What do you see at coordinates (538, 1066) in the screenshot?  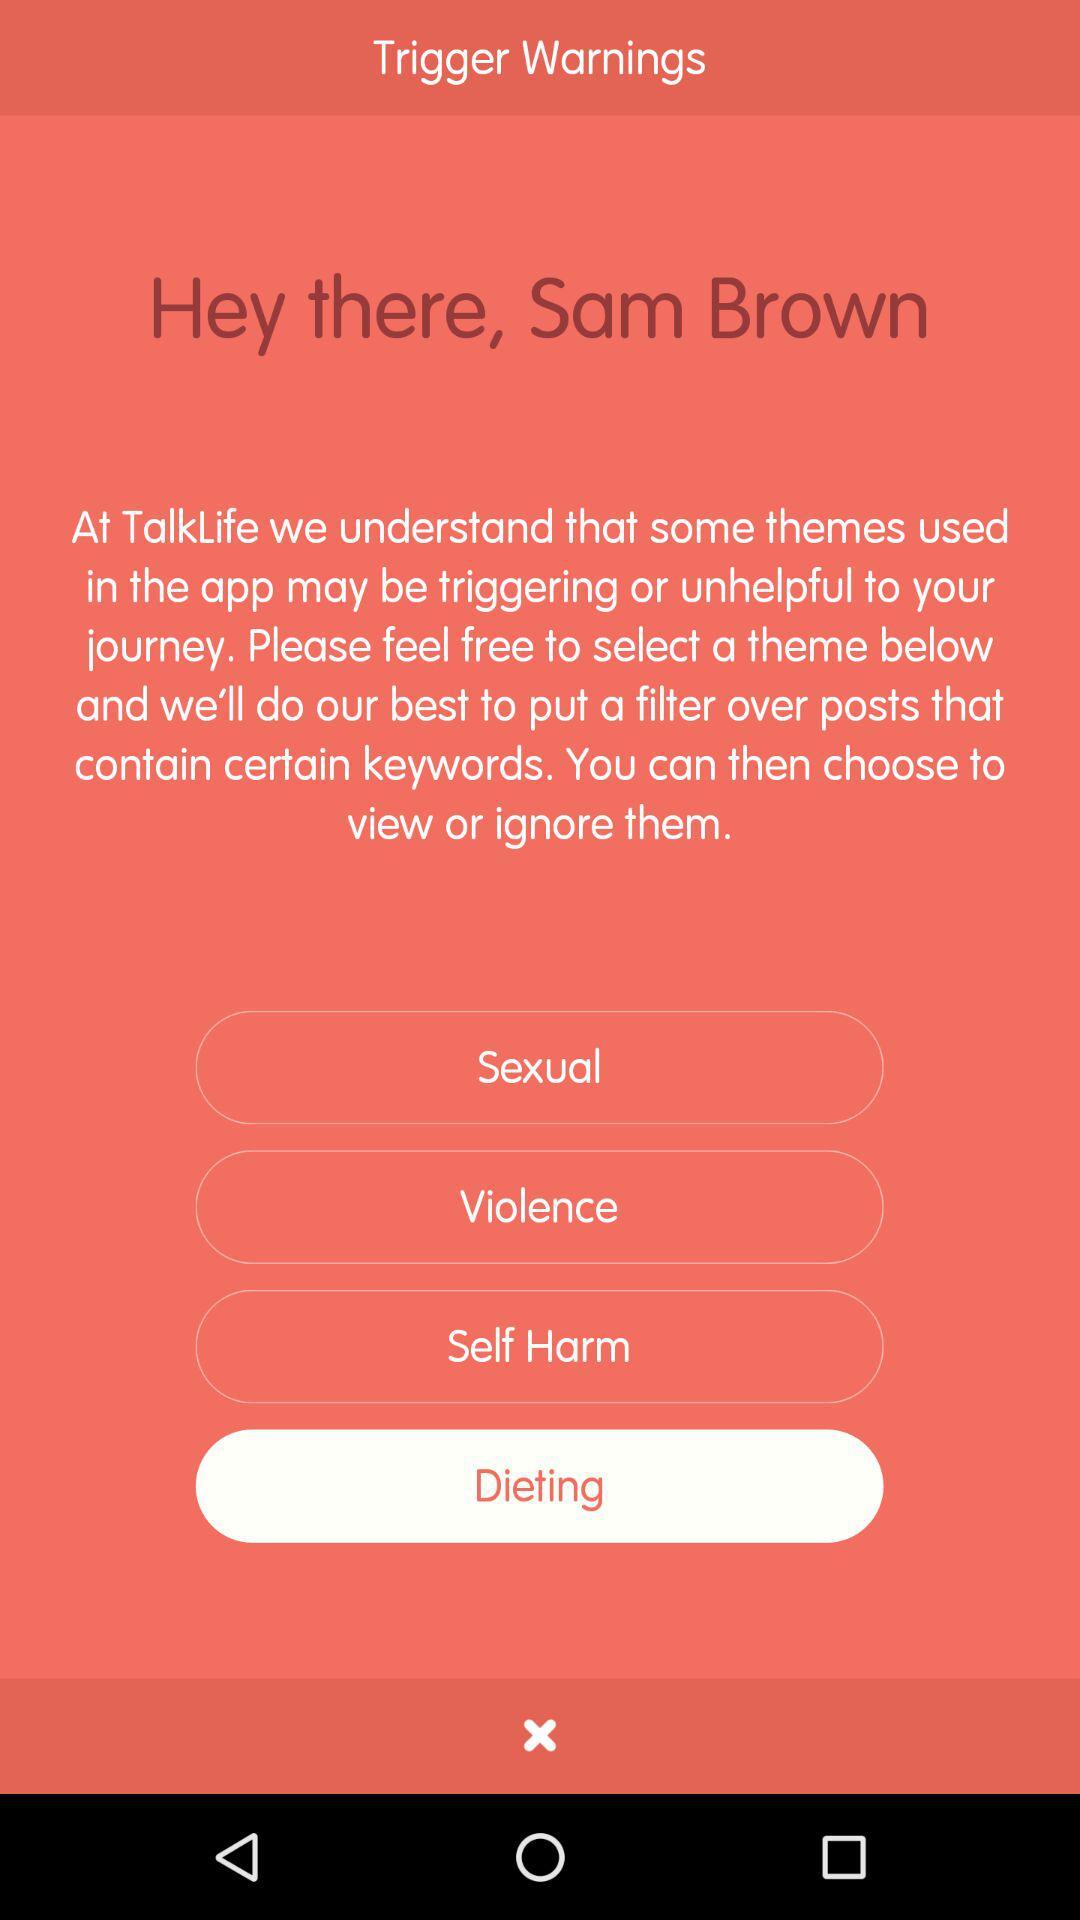 I see `the sexual icon` at bounding box center [538, 1066].